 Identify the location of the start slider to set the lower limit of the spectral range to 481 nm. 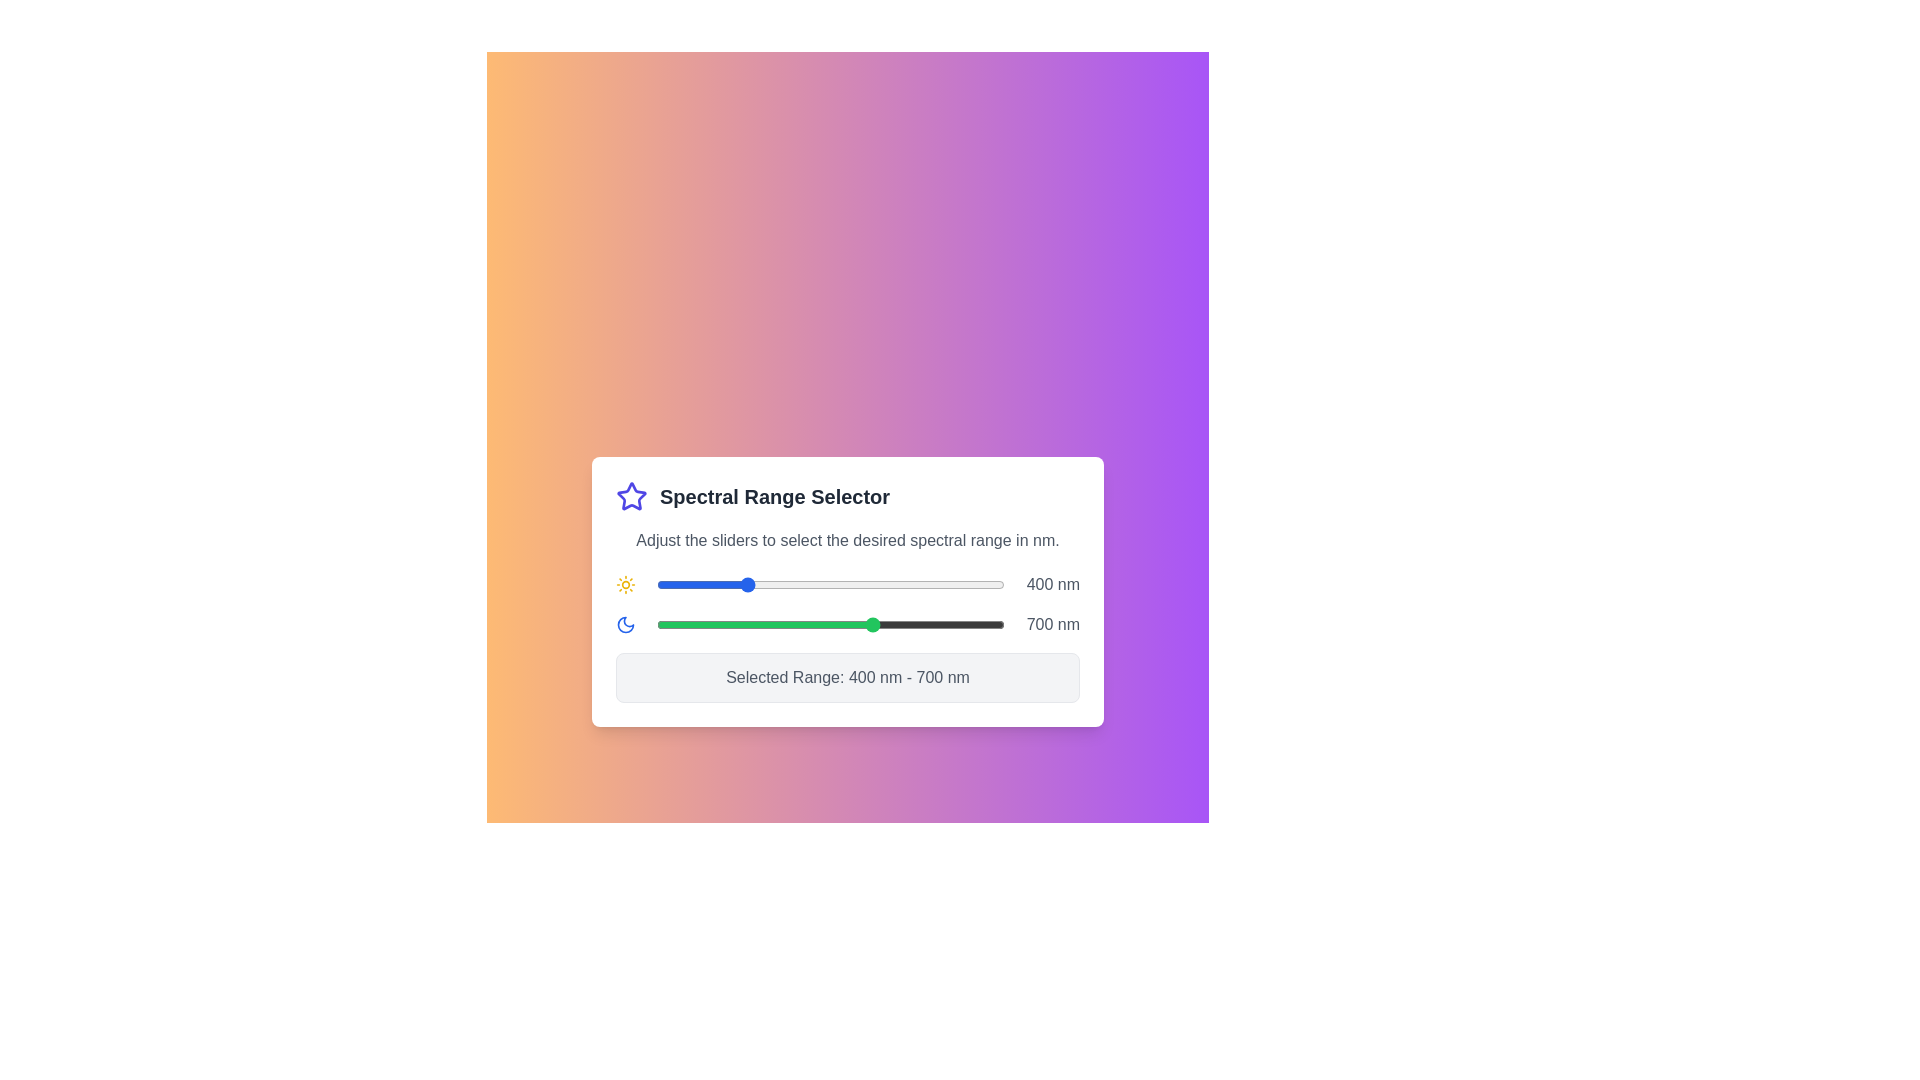
(778, 585).